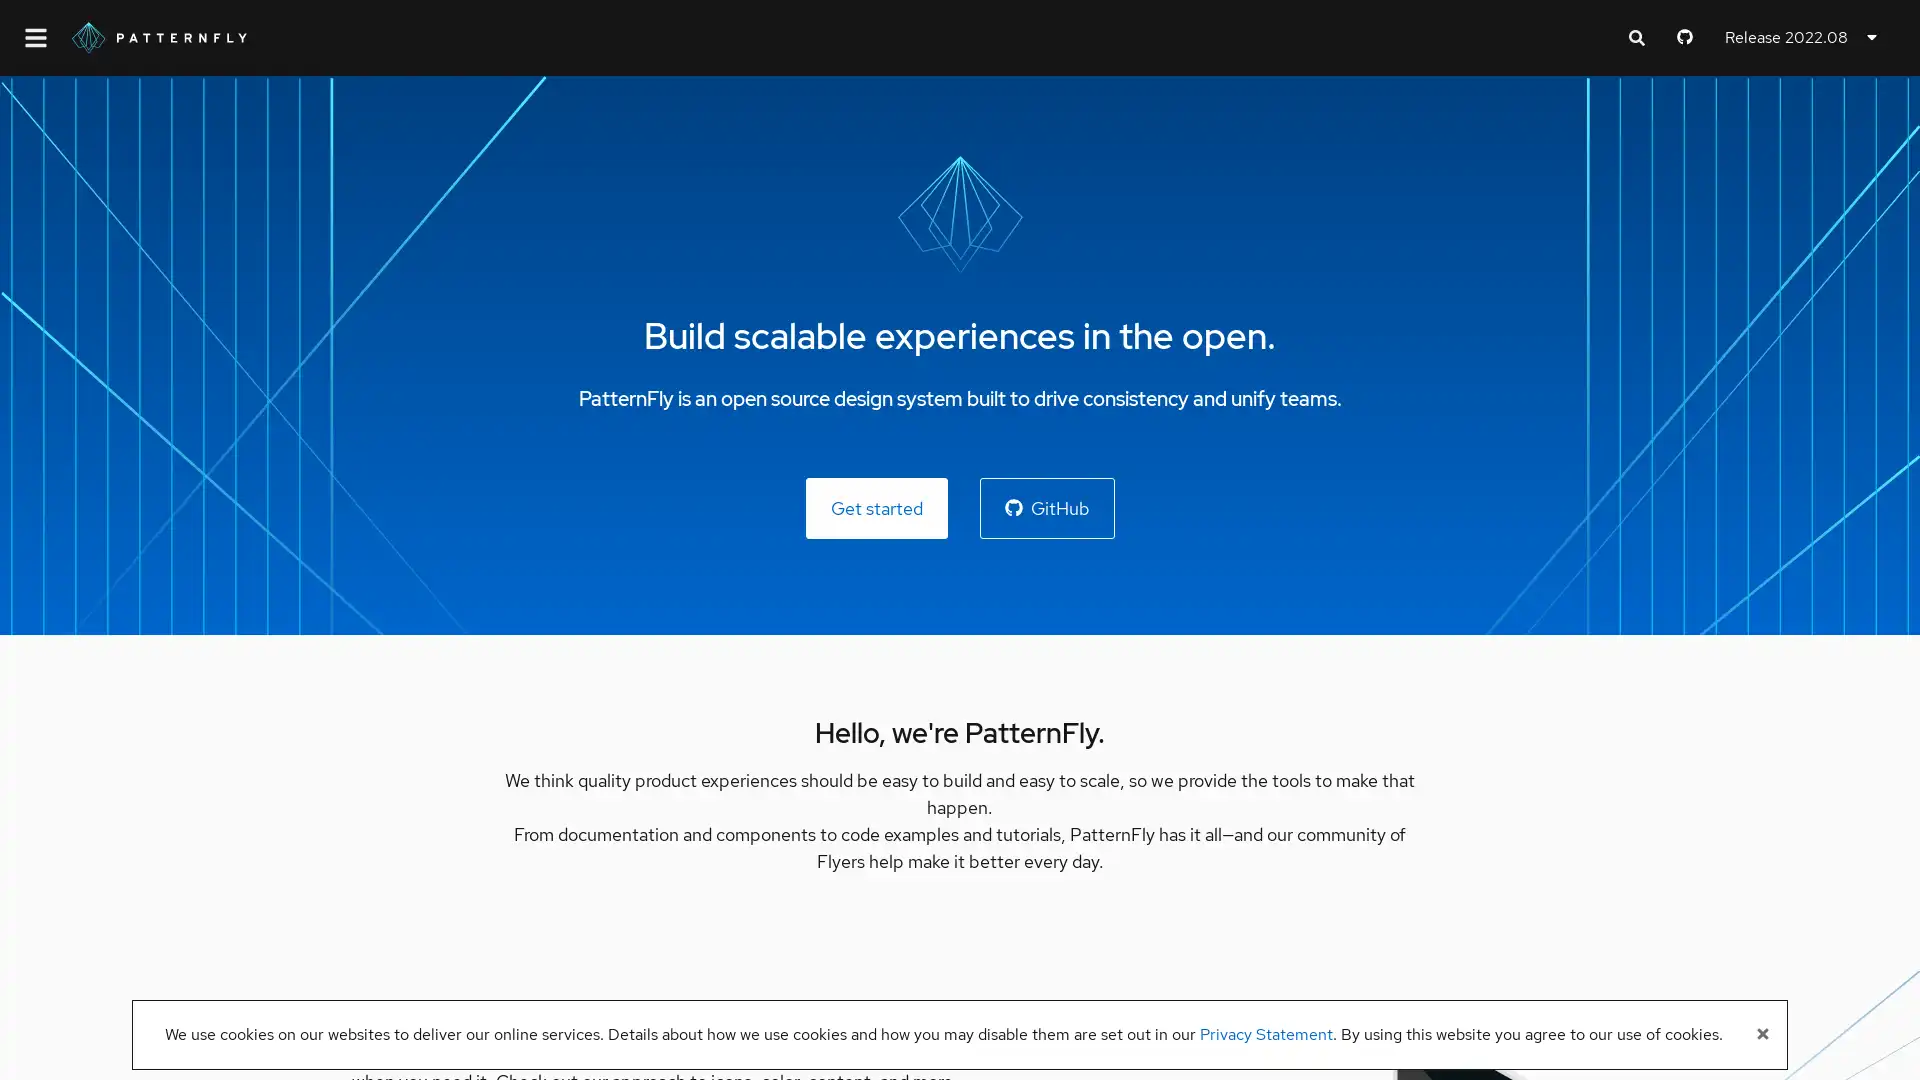 The height and width of the screenshot is (1080, 1920). I want to click on Global navigation, so click(35, 37).